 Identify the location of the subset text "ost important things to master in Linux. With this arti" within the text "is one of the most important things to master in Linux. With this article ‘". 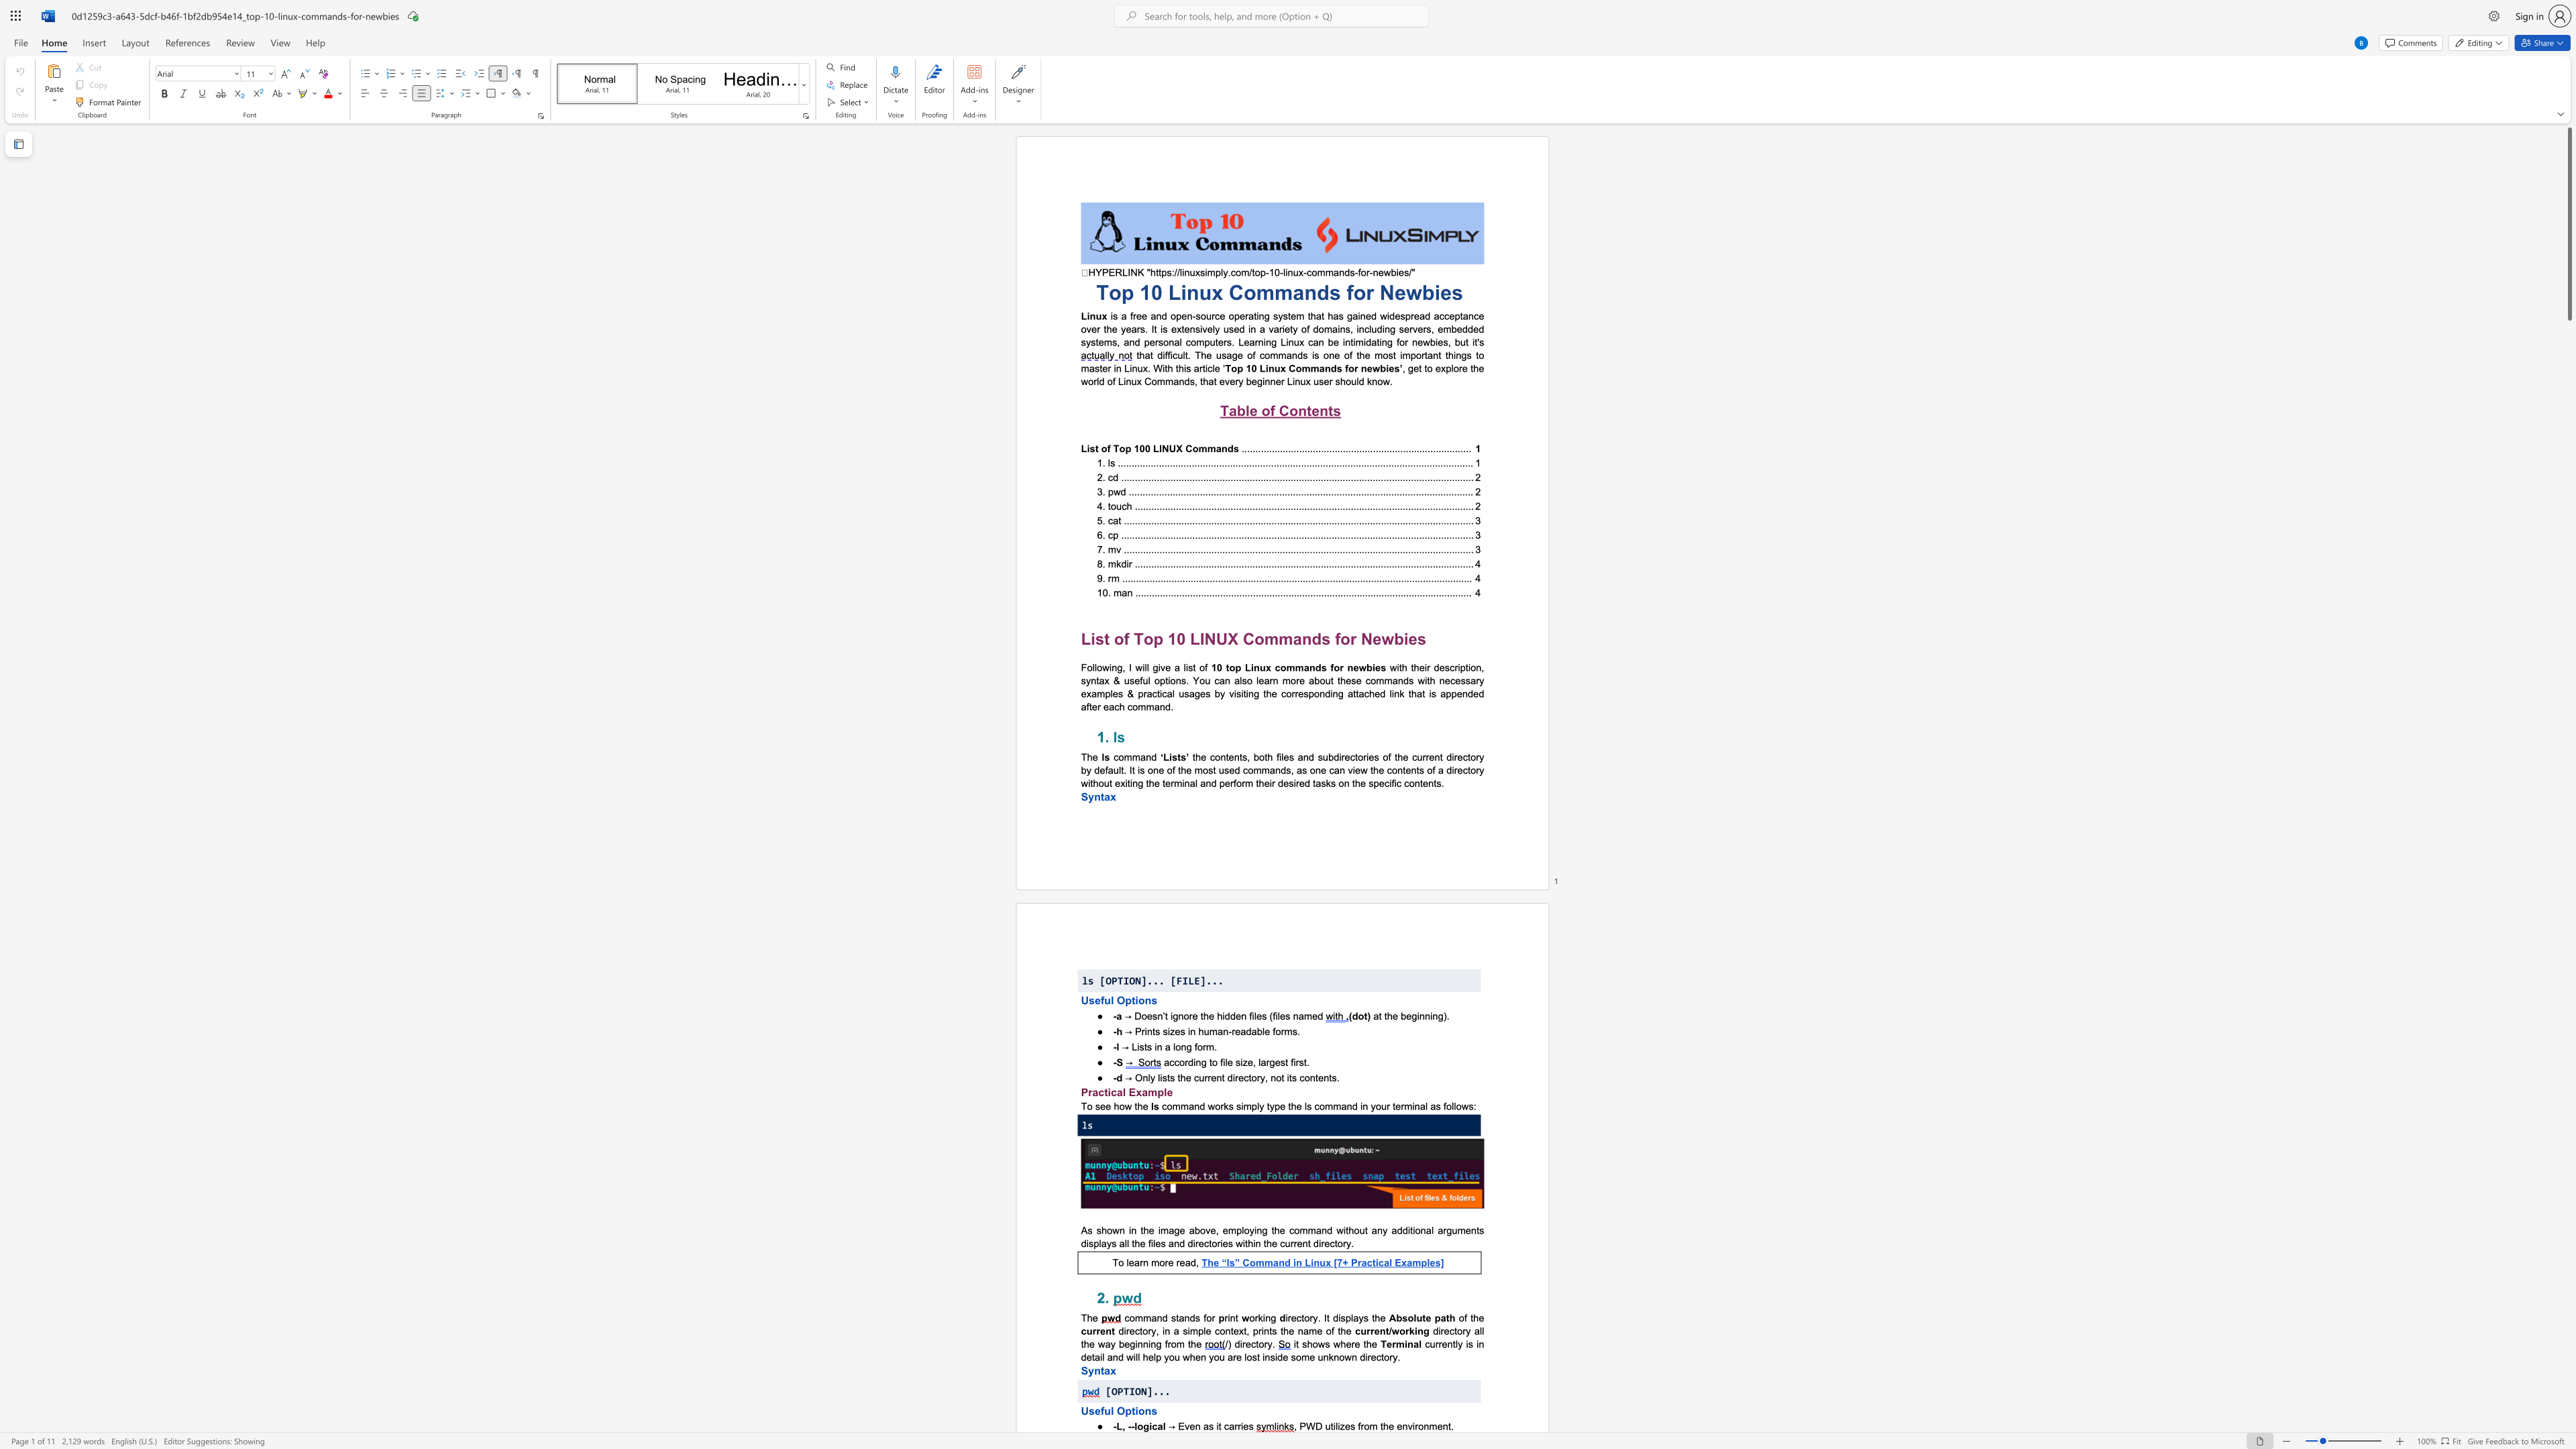
(1381, 354).